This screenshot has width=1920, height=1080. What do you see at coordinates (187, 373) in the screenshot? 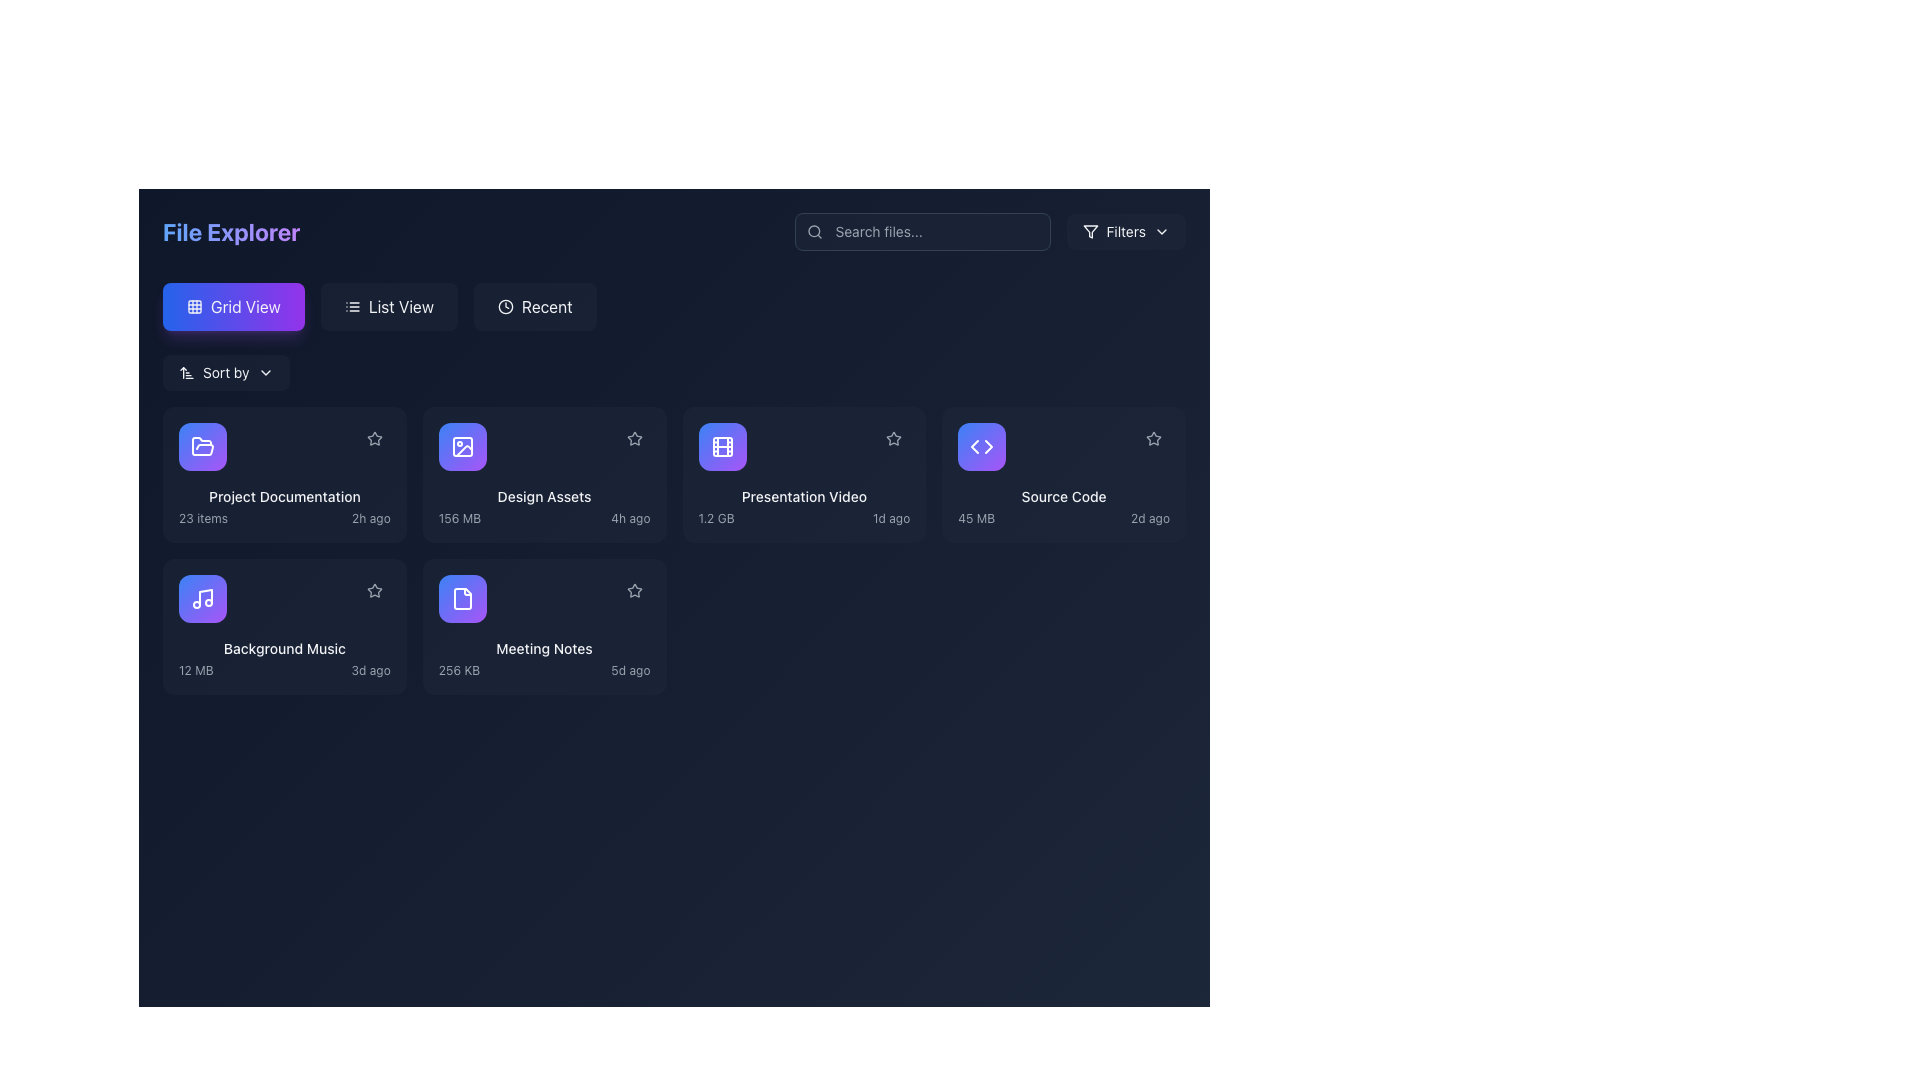
I see `the icon representing an arrow with a narrow-to-wide progression, which indicates sorting order and is positioned to the left of the 'Sort by' text` at bounding box center [187, 373].